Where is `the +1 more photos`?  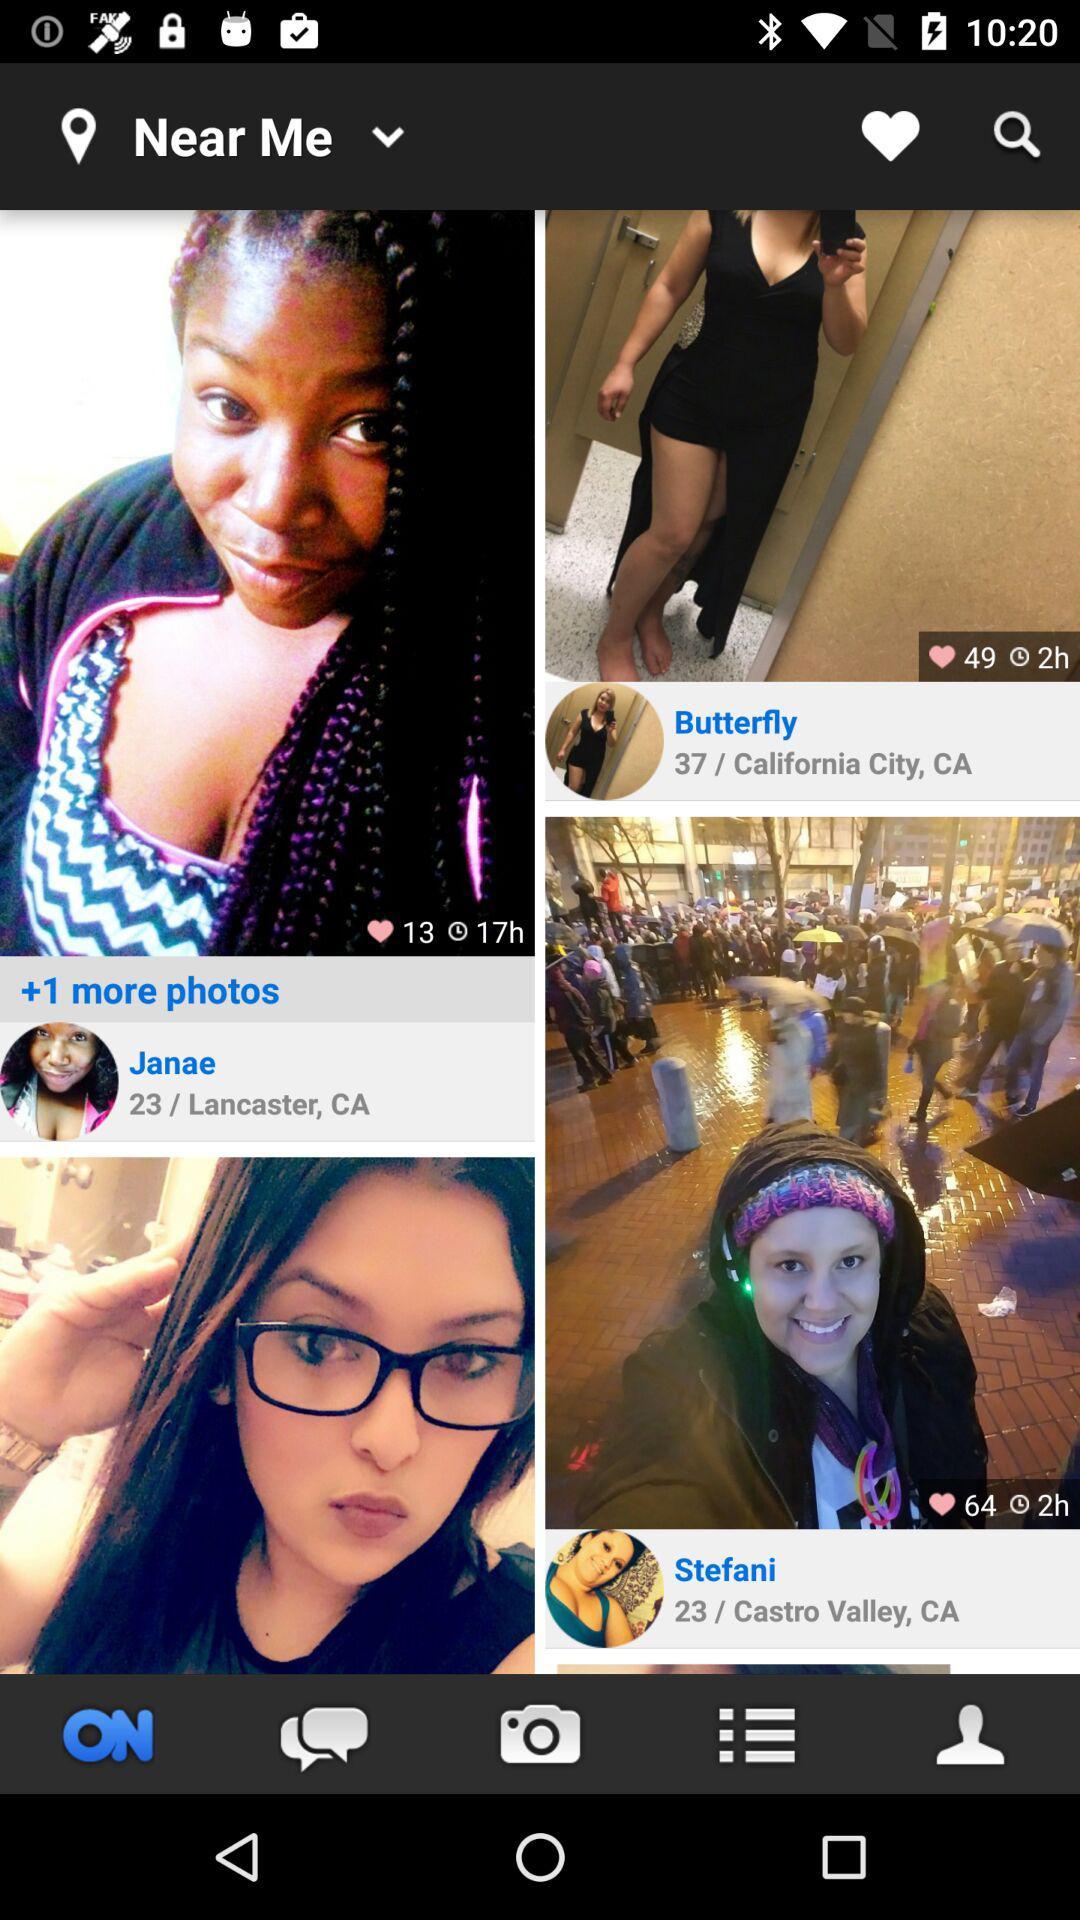 the +1 more photos is located at coordinates (266, 989).